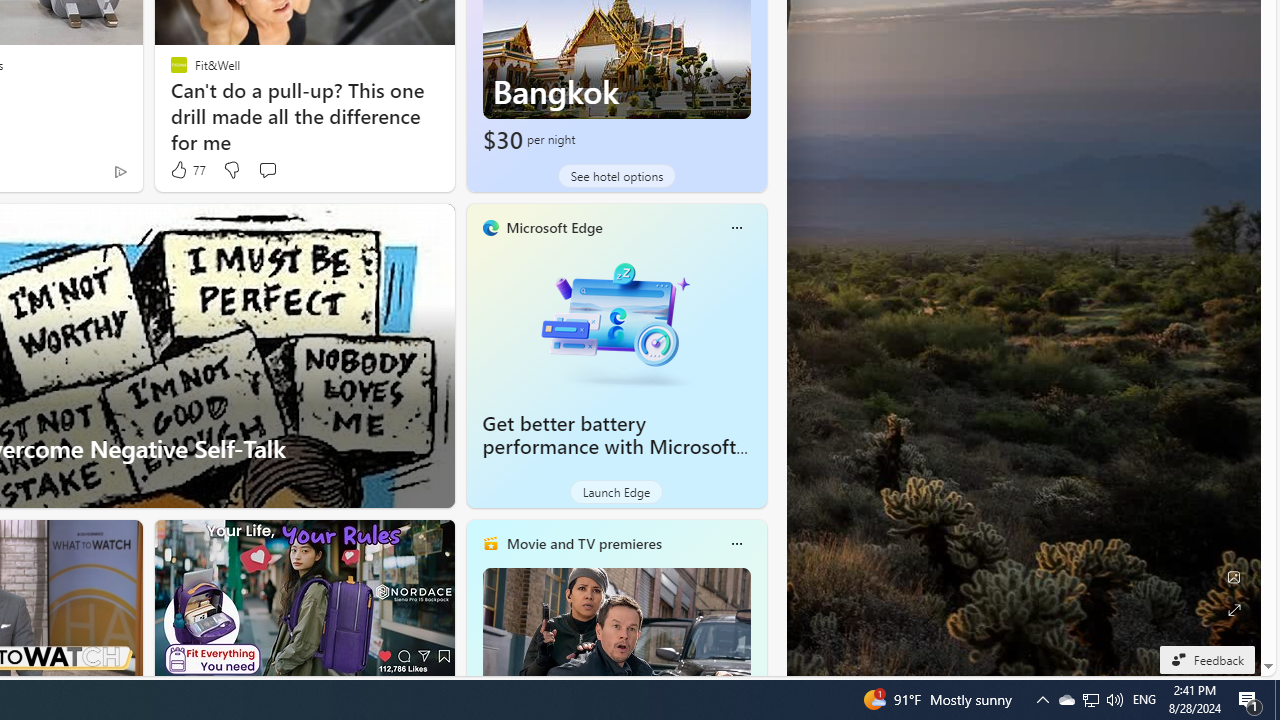 The image size is (1280, 720). I want to click on 'Class: icon-img', so click(735, 543).